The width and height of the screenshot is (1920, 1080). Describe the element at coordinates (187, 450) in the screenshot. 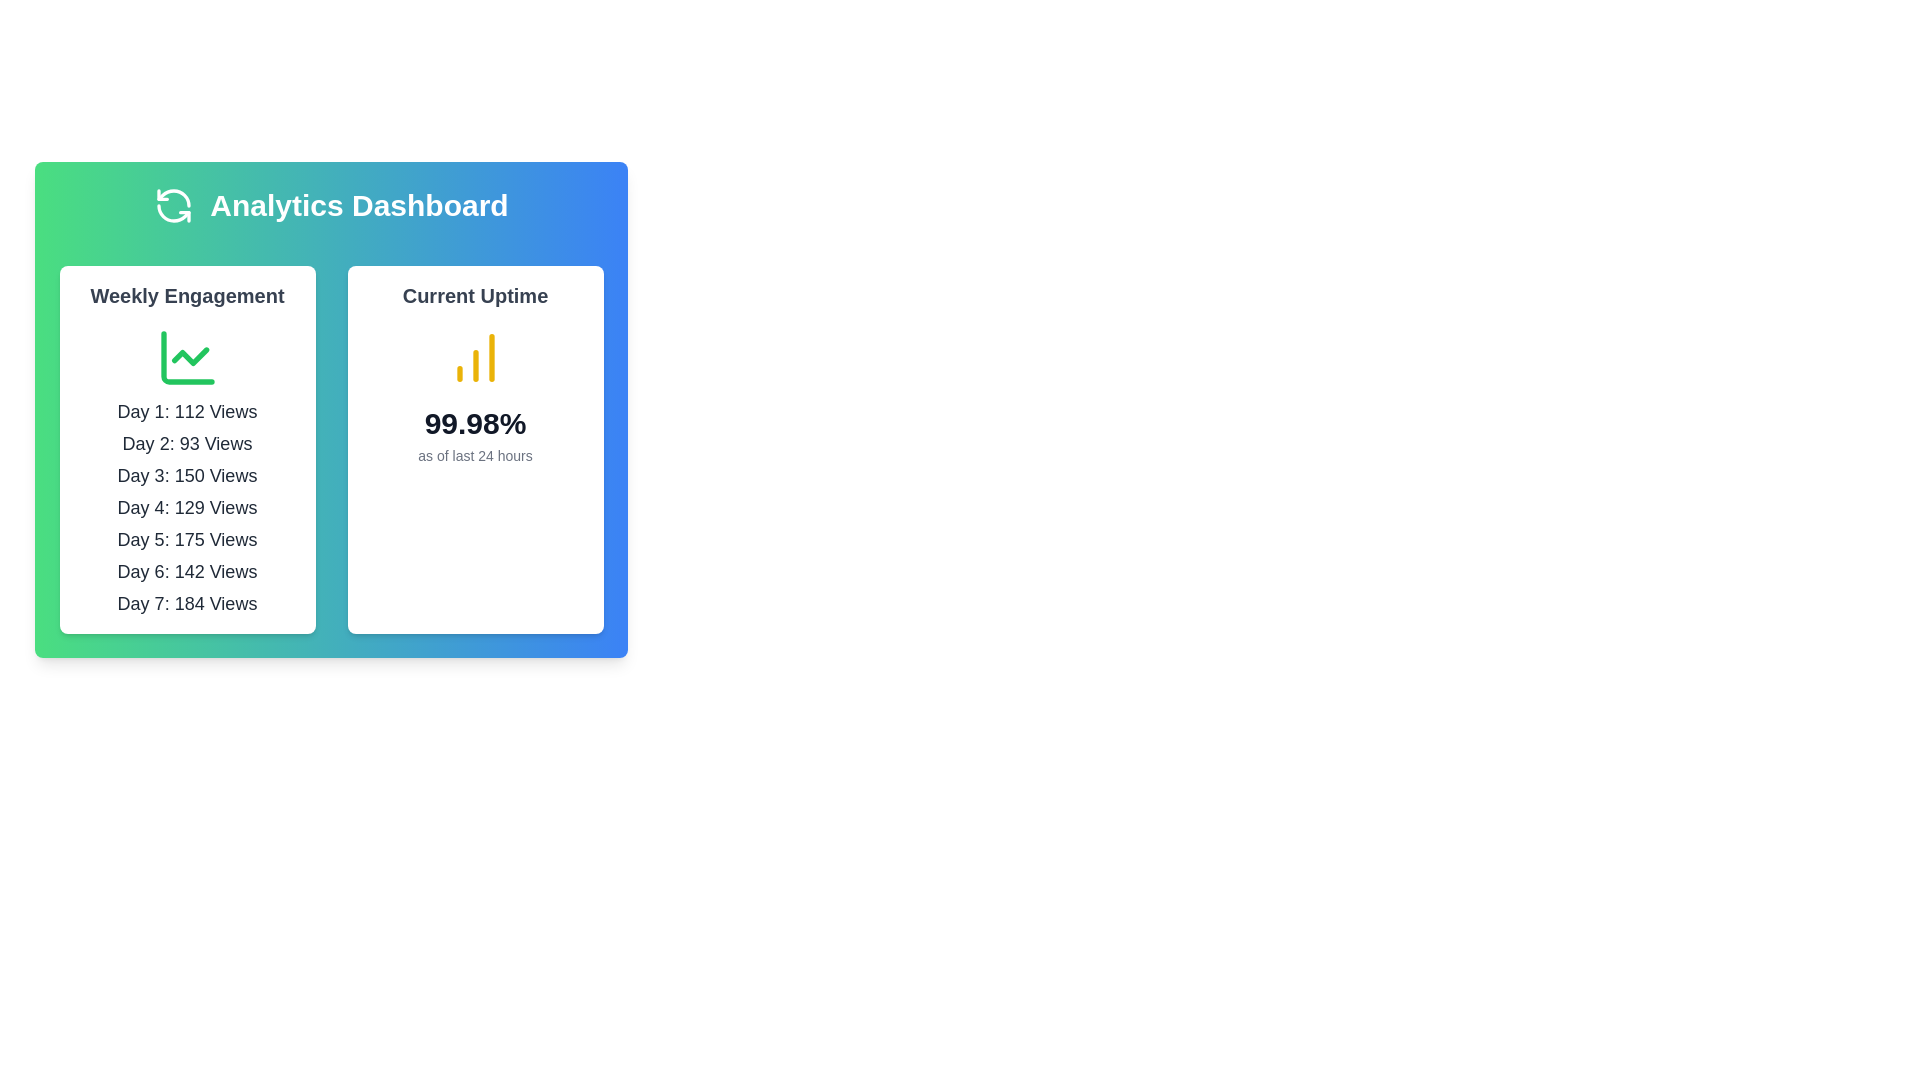

I see `the 'Weekly Engagement' informational card, which is a rectangular card with rounded edges, a white background, and contains the title in bold at the top and a green line chart icon` at that location.